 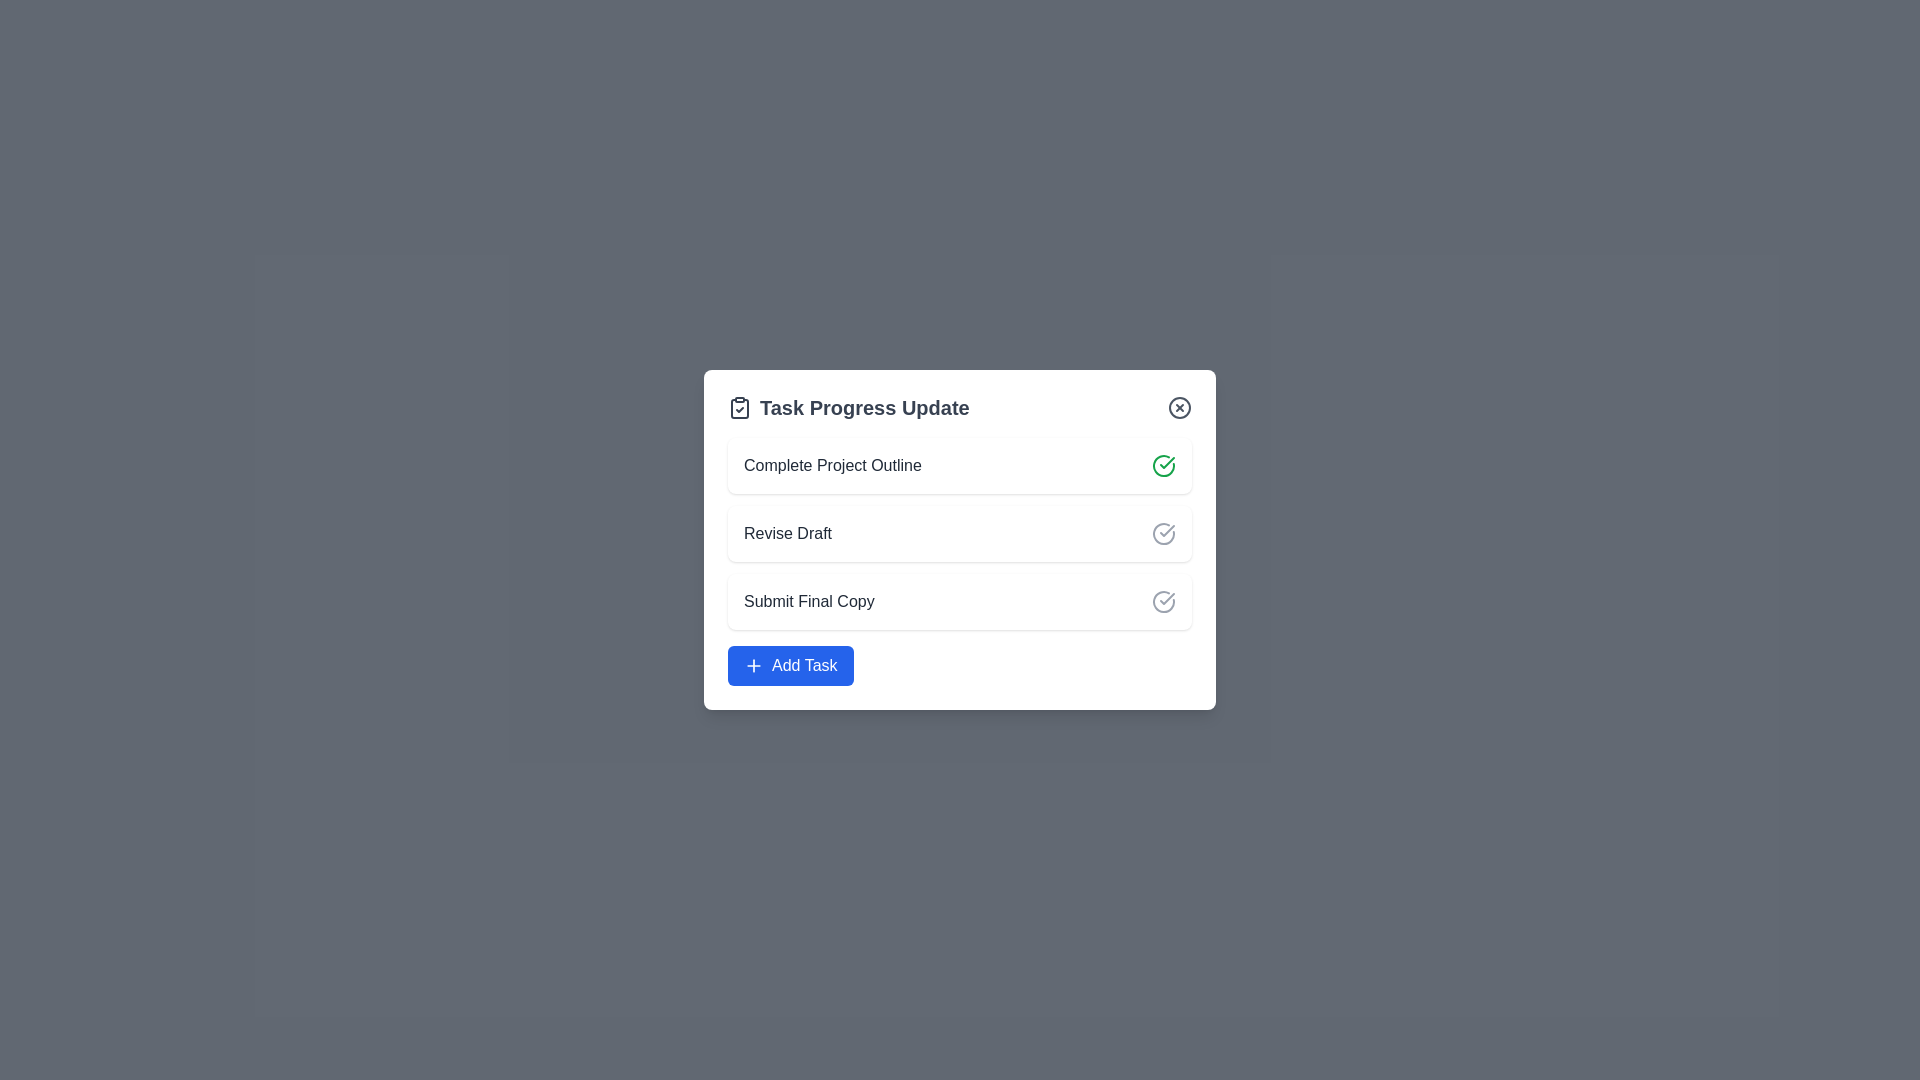 What do you see at coordinates (960, 407) in the screenshot?
I see `the 'Task Progress Update' header with the clipboard icon on its left, located at the top of the task list card` at bounding box center [960, 407].